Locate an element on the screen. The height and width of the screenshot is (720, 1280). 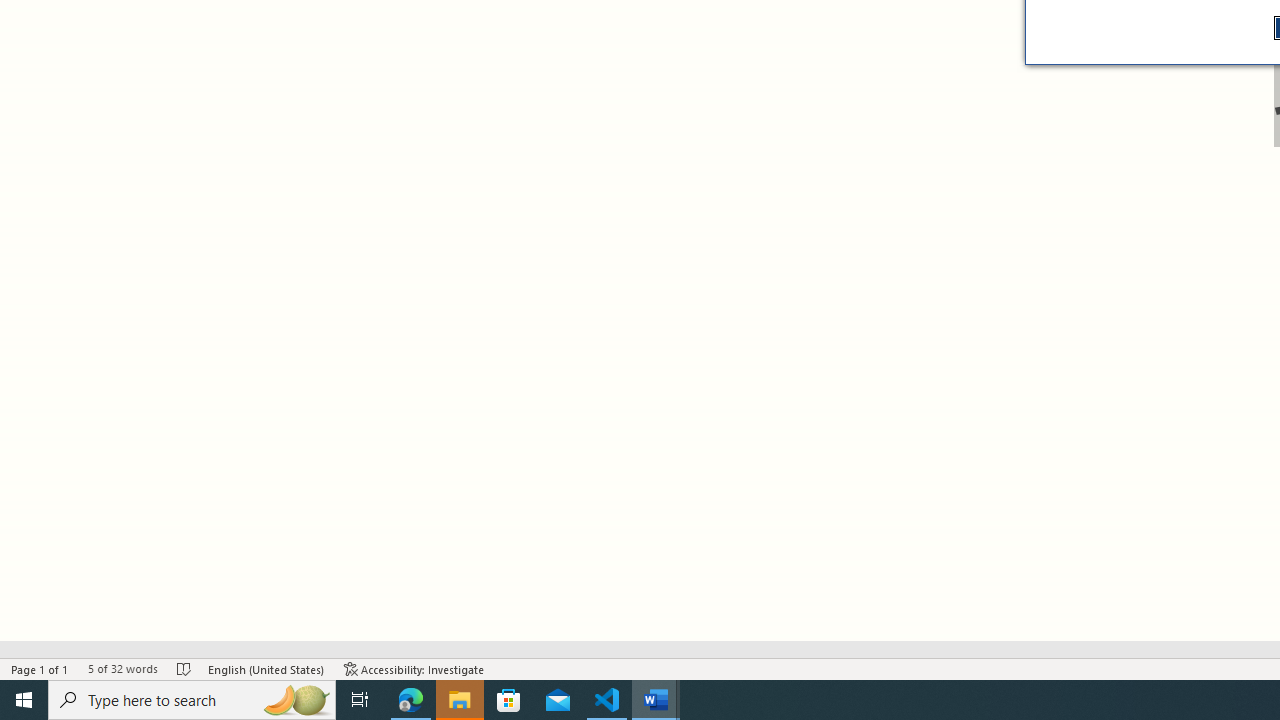
'Search highlights icon opens search home window' is located at coordinates (294, 698).